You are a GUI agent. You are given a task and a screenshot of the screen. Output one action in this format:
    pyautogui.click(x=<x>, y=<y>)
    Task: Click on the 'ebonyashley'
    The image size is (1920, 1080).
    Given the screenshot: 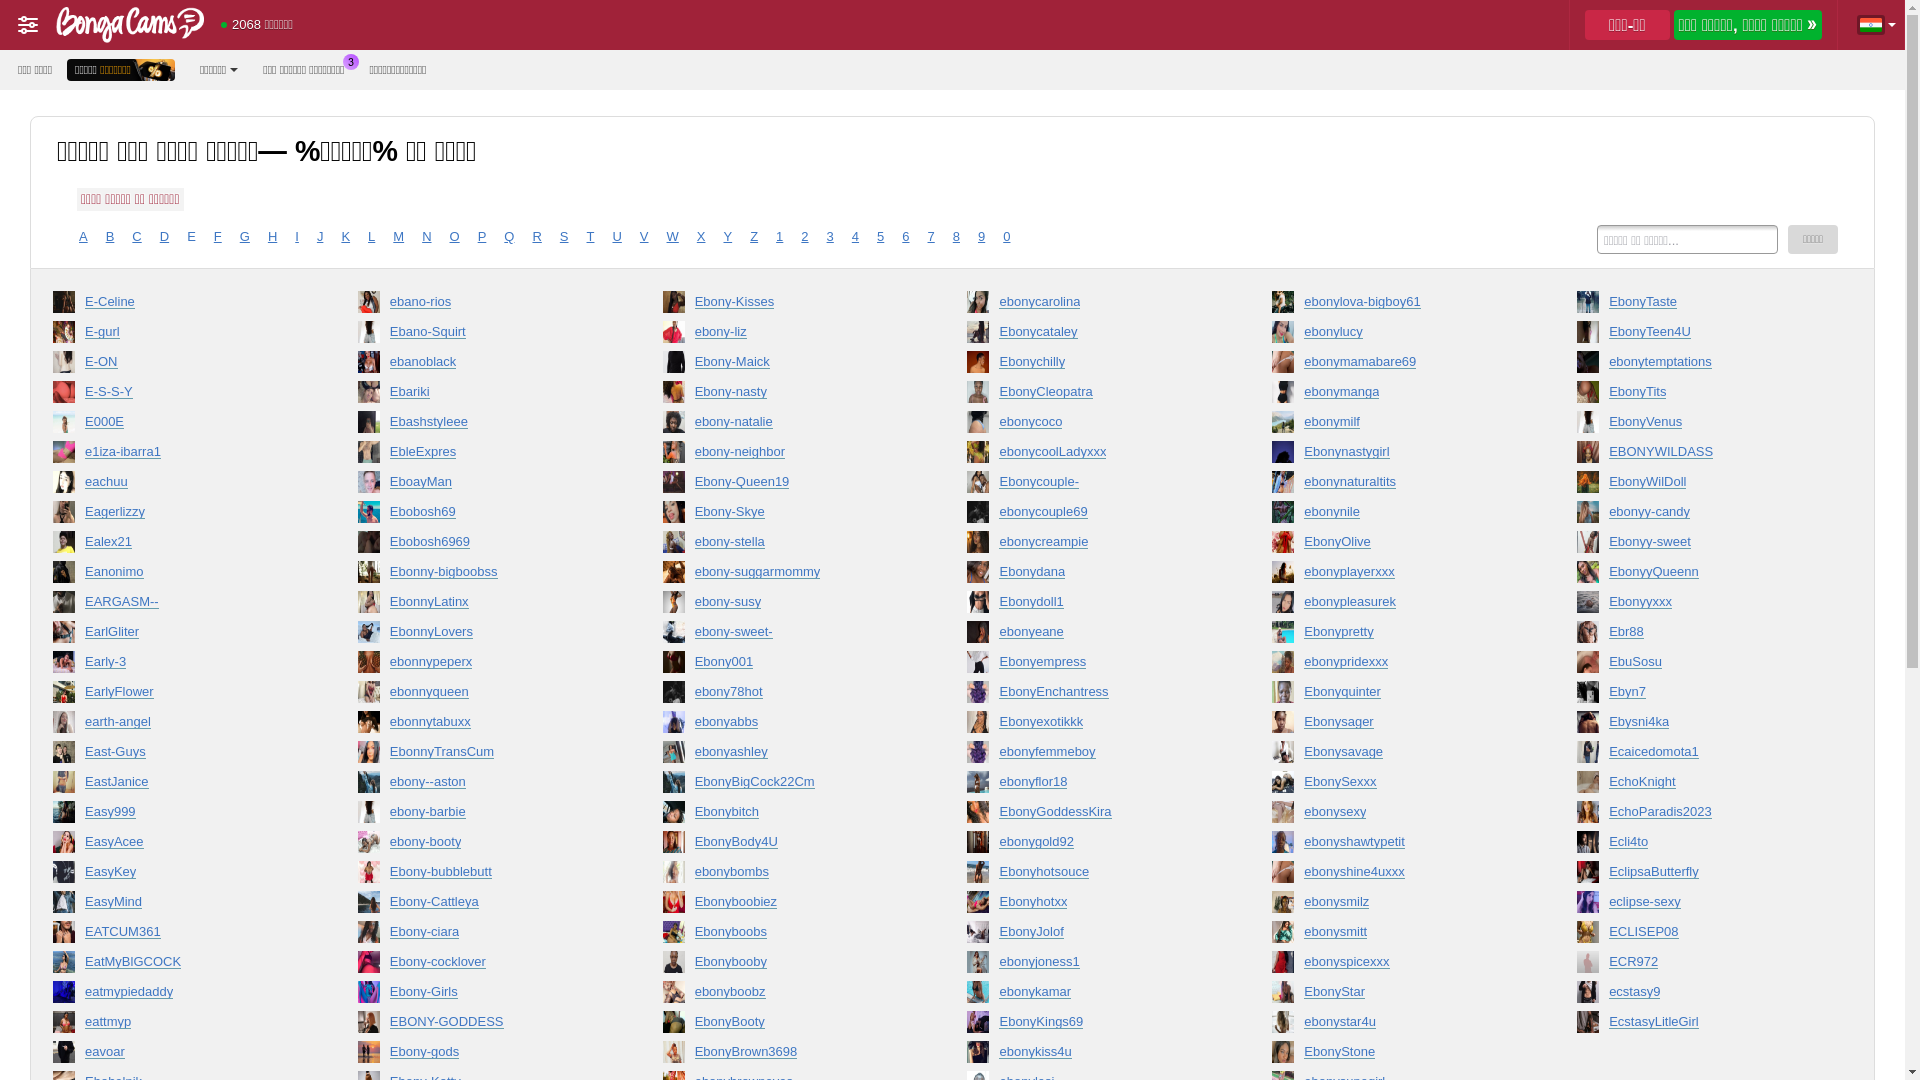 What is the action you would take?
    pyautogui.click(x=786, y=756)
    